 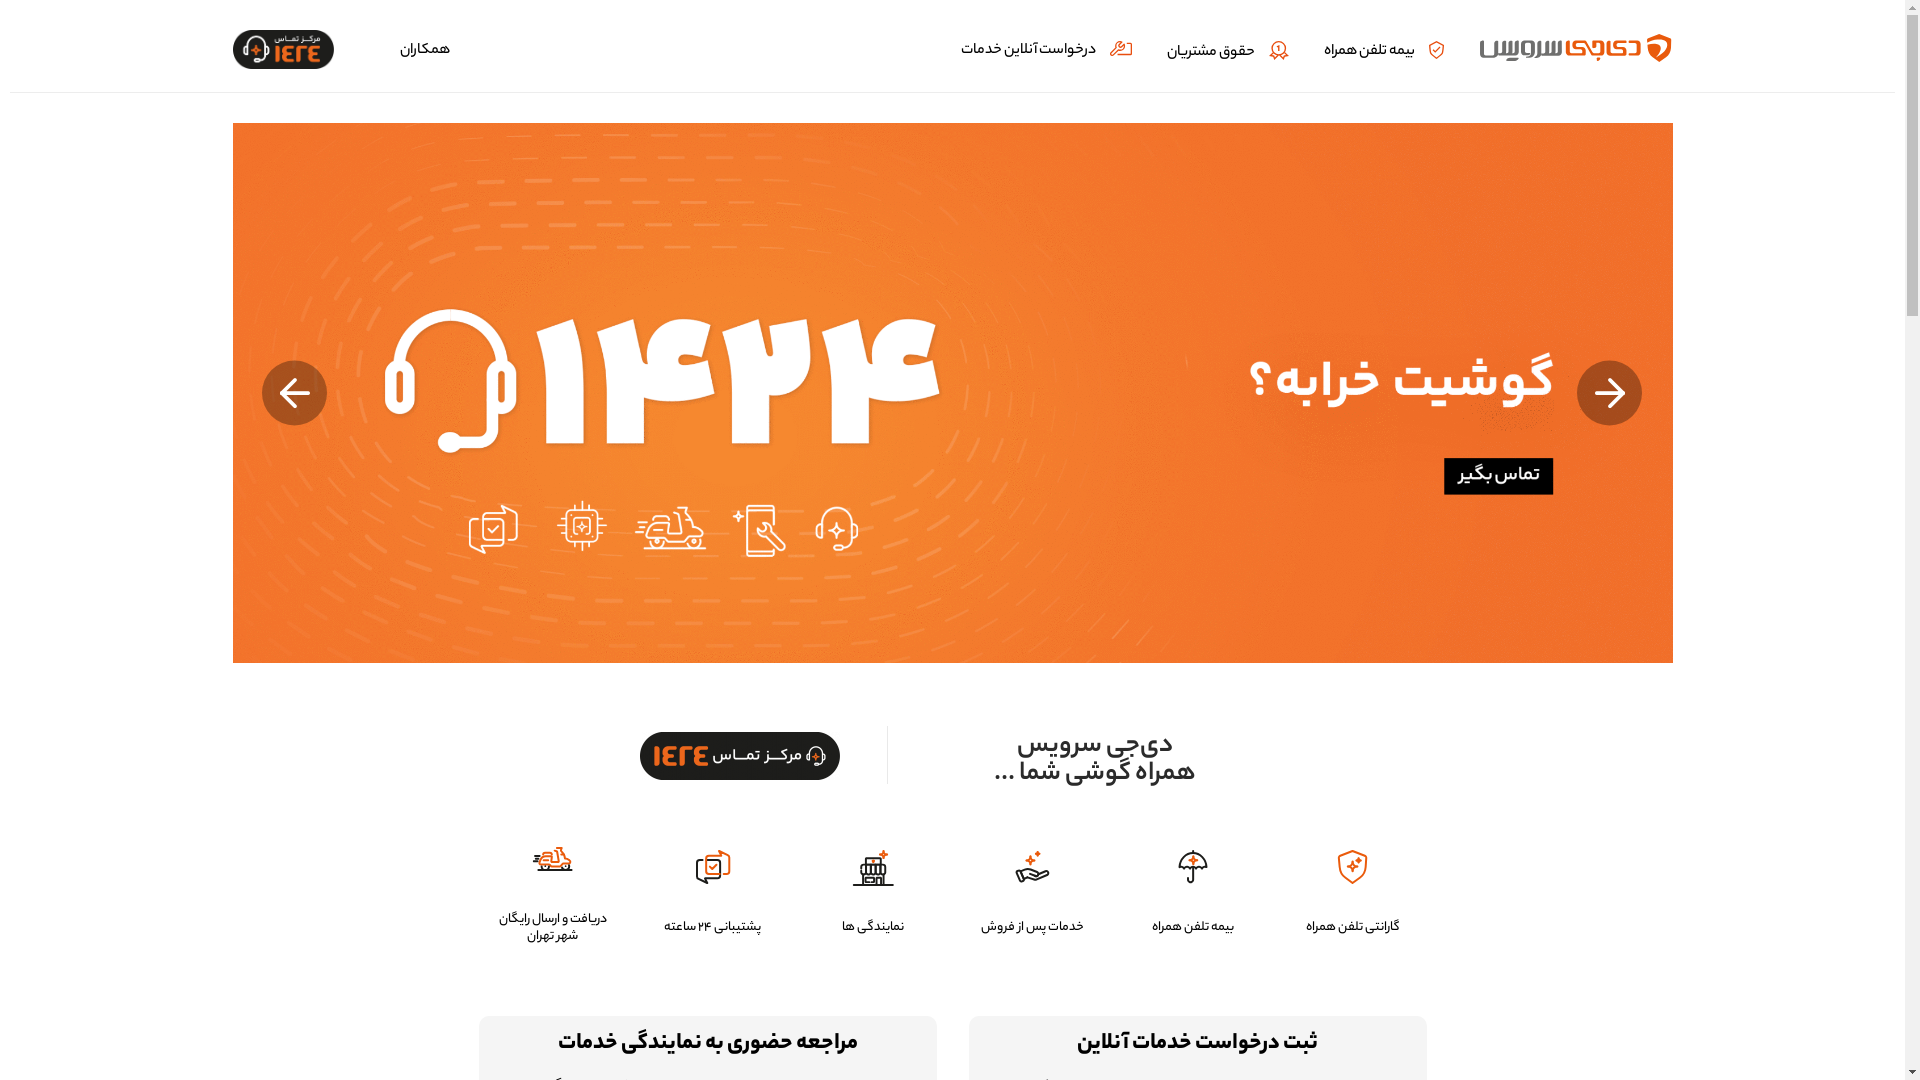 I want to click on 'Frame 21', so click(x=638, y=756).